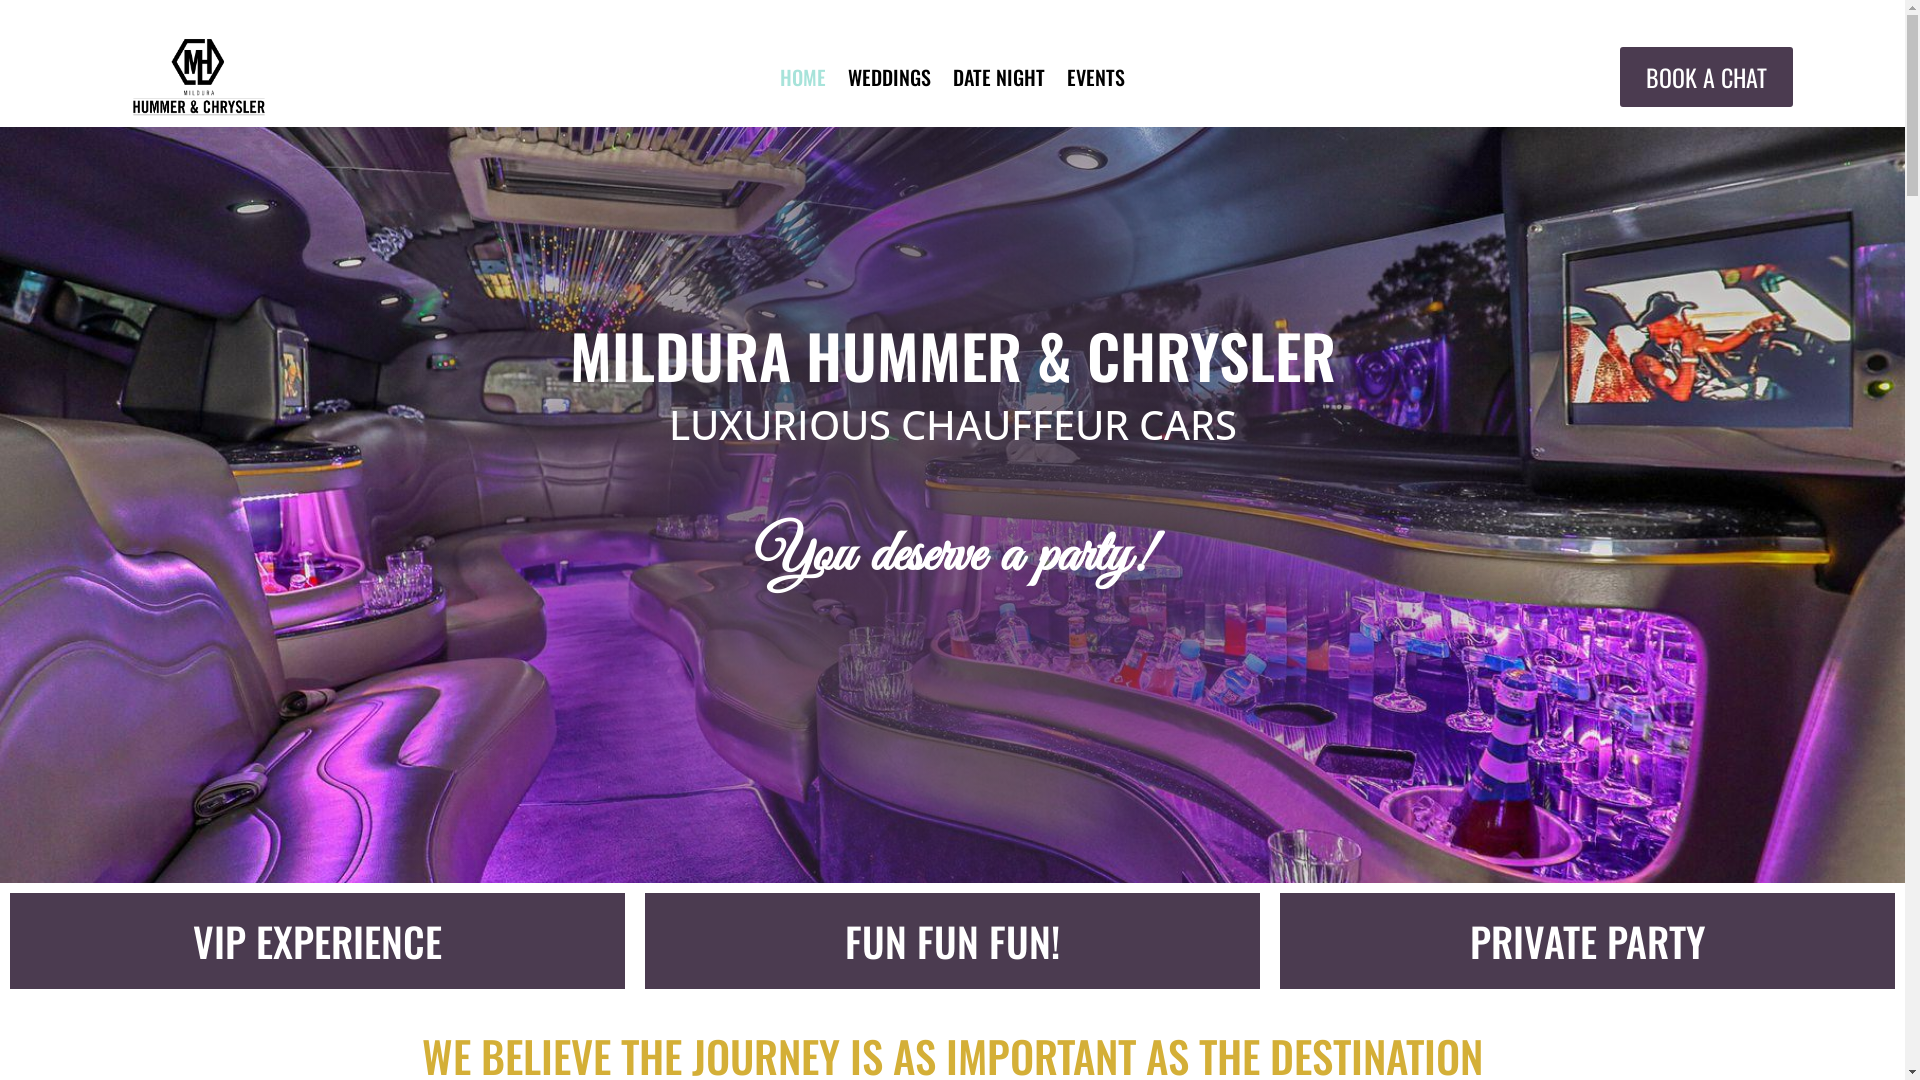 Image resolution: width=1920 pixels, height=1080 pixels. Describe the element at coordinates (198, 76) in the screenshot. I see `'MHC Logo-03'` at that location.